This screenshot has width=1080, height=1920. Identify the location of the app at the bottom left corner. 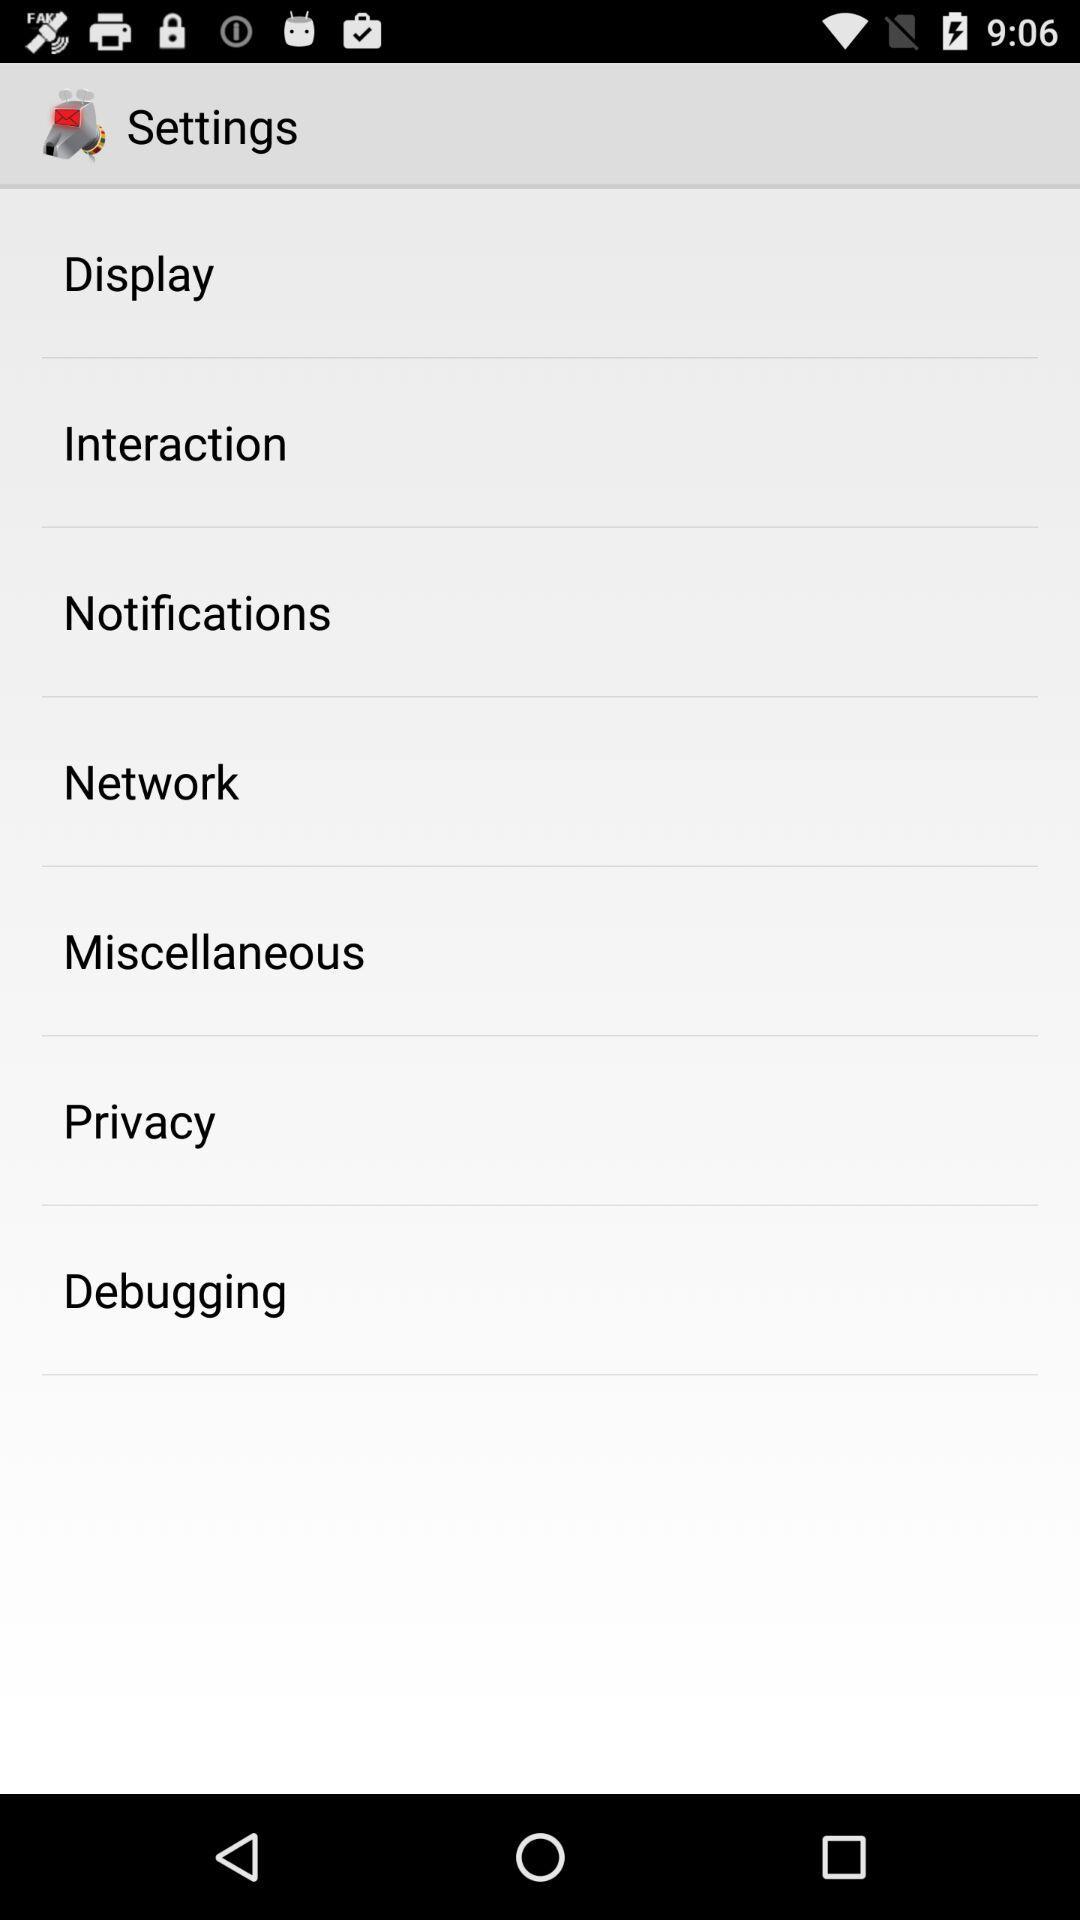
(174, 1289).